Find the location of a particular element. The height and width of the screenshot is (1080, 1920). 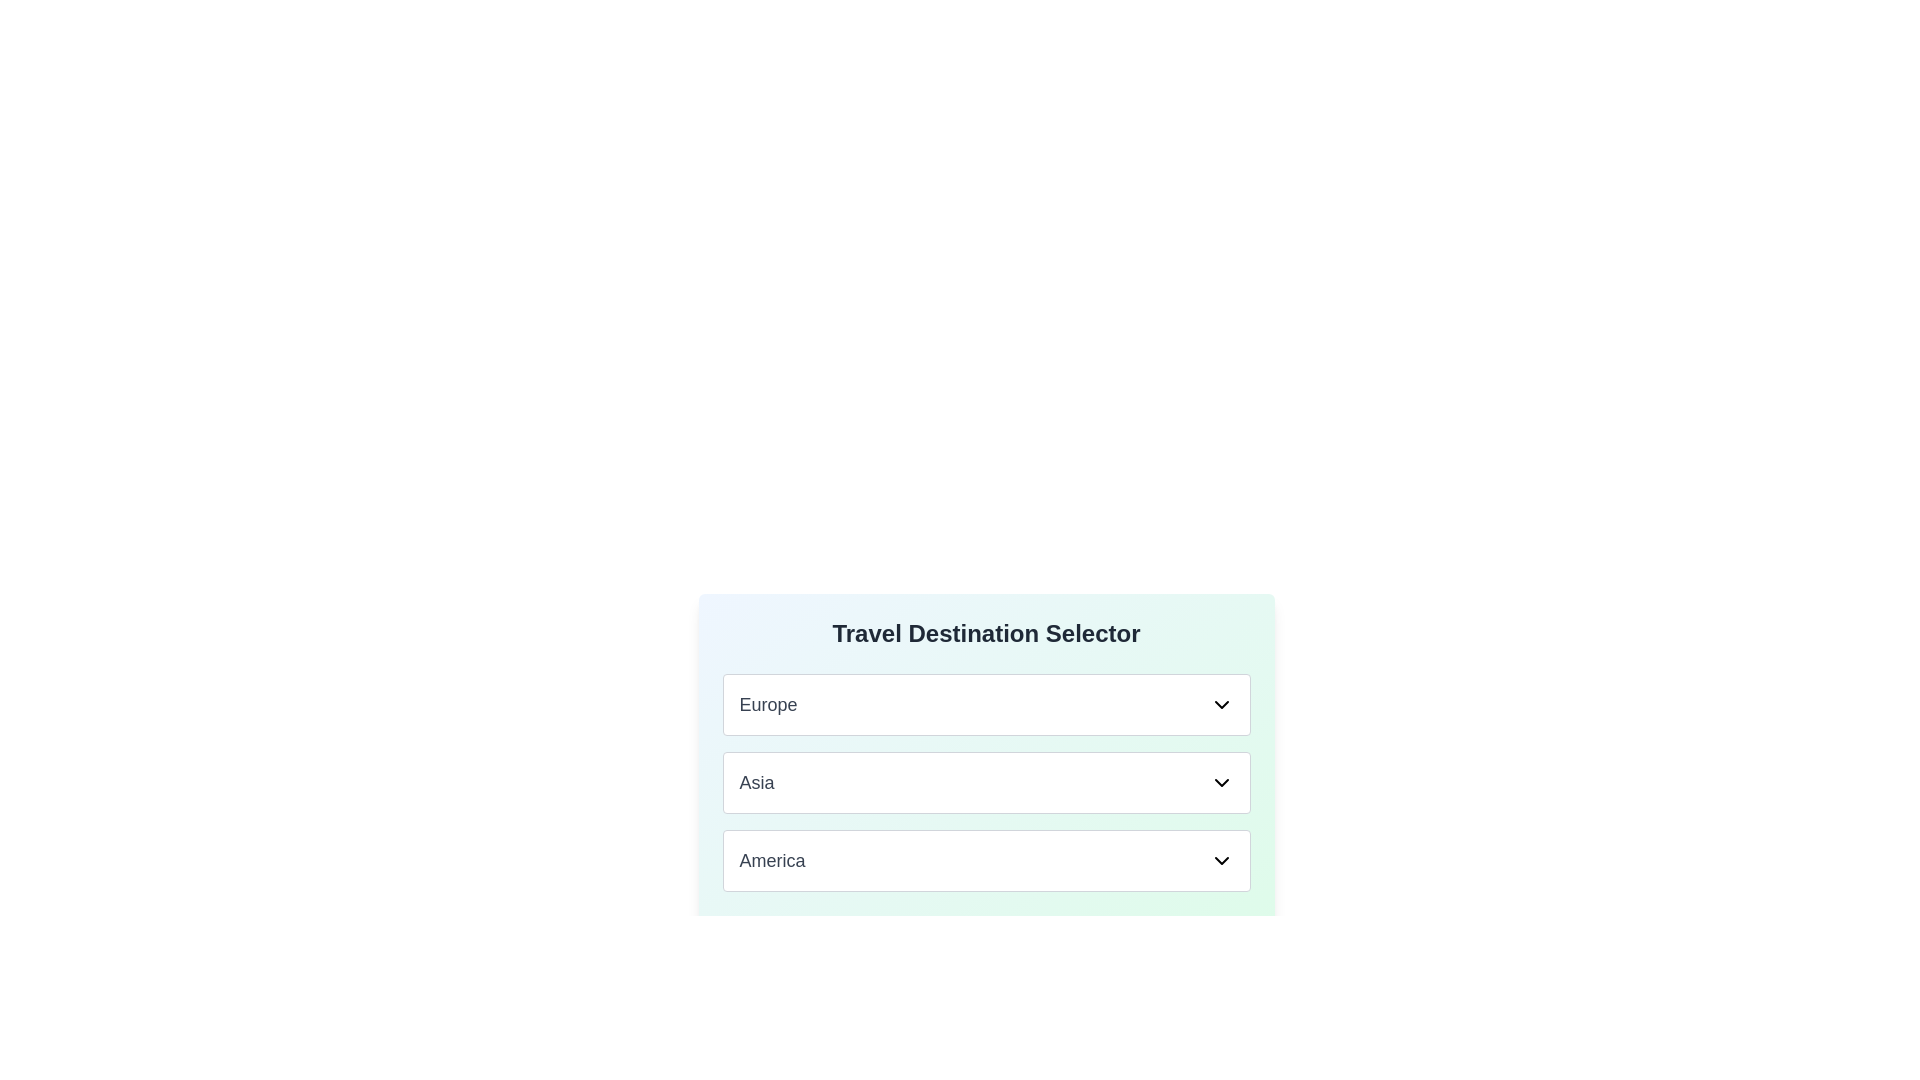

the text label or header that serves as the title for selecting a travel destination, positioned centrally at the top of the card-like section is located at coordinates (986, 633).